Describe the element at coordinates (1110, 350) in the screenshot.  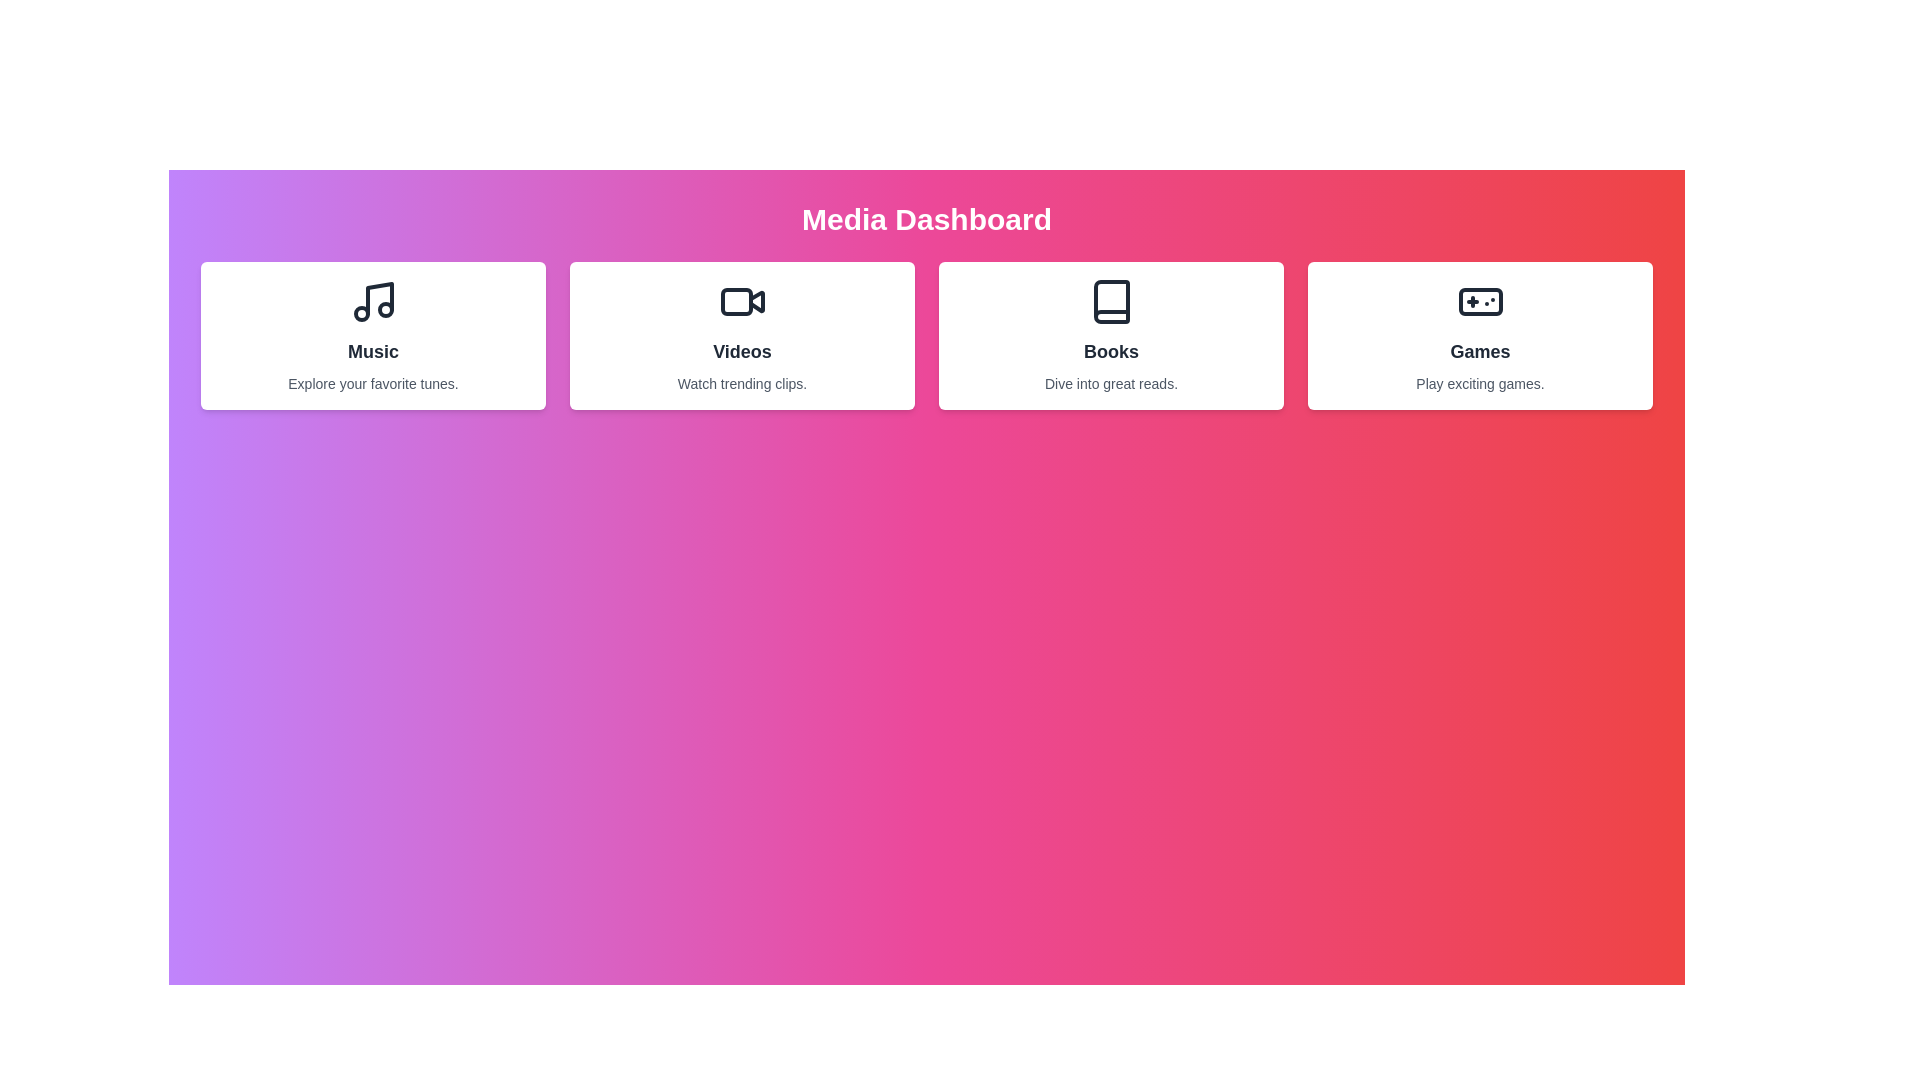
I see `the 'Books' title label which serves as a title for the 'Books' card within the dashboard interface` at that location.